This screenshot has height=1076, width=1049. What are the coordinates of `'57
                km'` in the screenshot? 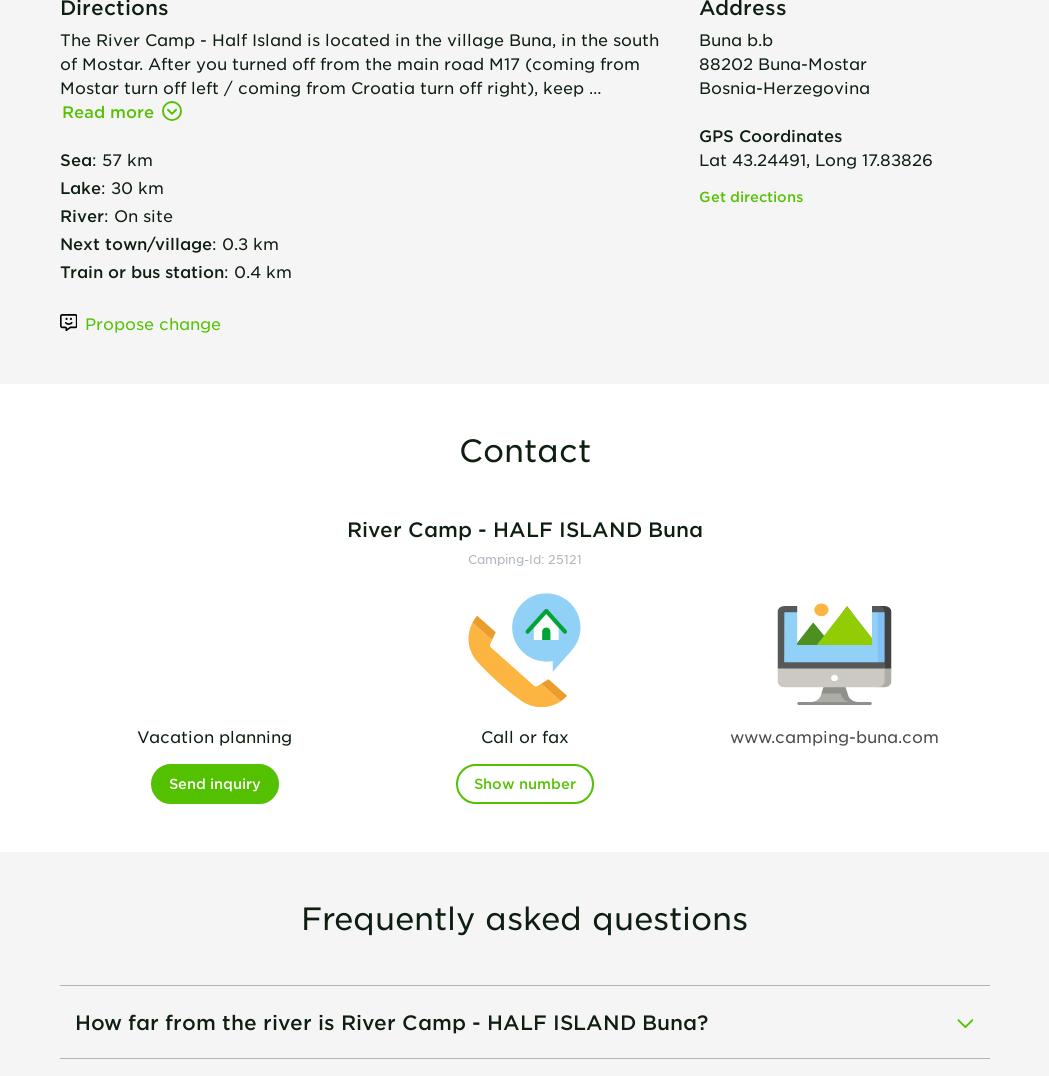 It's located at (100, 157).